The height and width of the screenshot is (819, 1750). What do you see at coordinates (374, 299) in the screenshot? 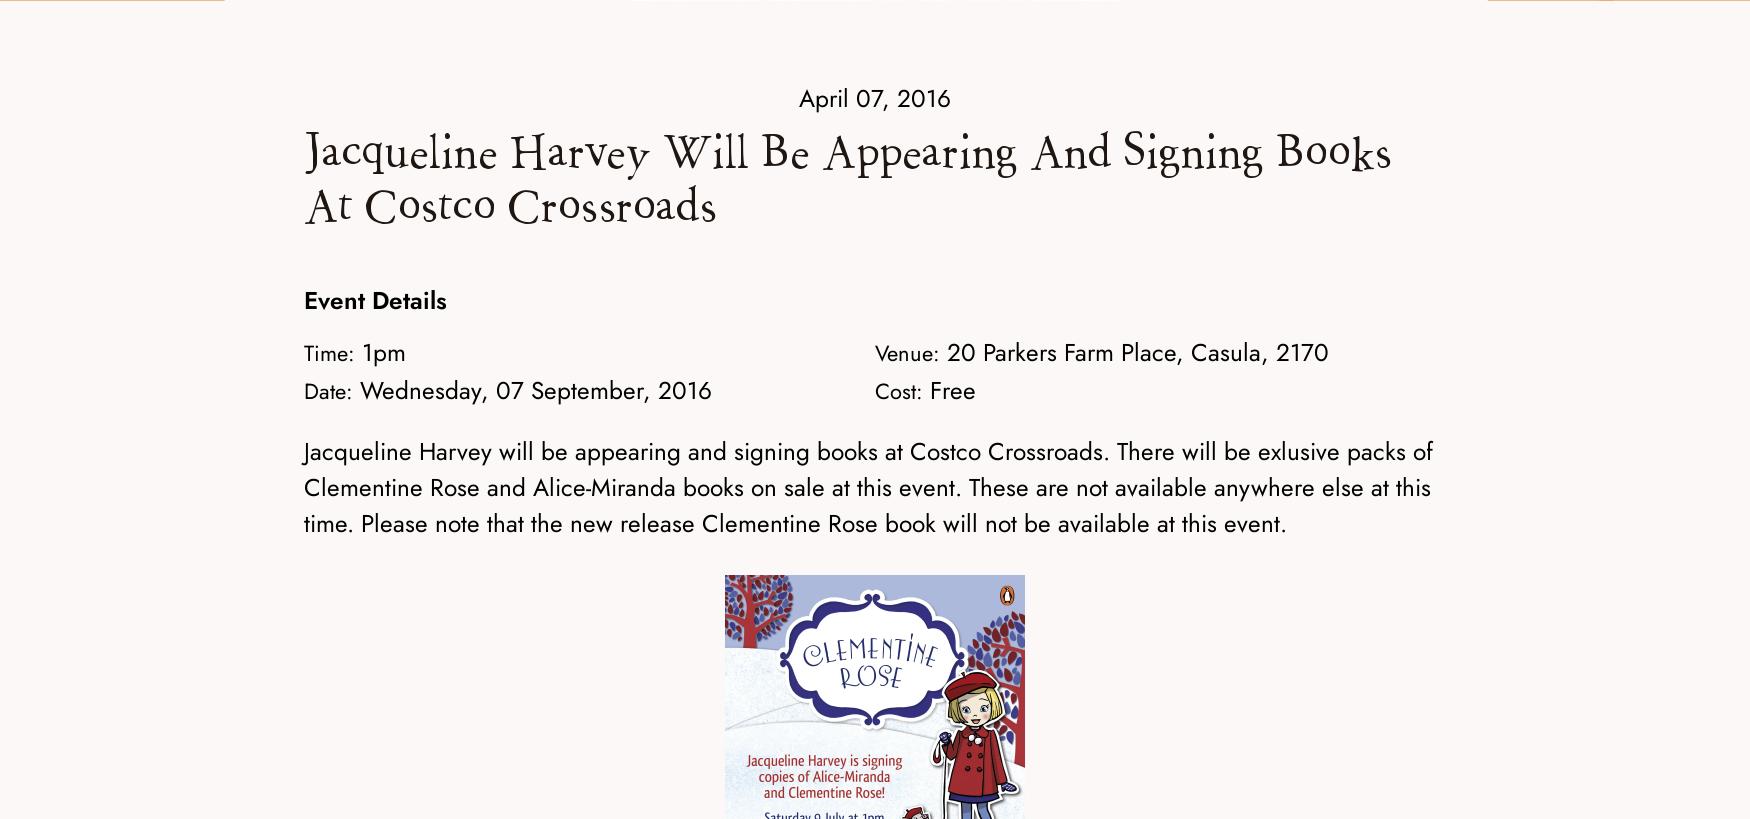
I see `'Event Details'` at bounding box center [374, 299].